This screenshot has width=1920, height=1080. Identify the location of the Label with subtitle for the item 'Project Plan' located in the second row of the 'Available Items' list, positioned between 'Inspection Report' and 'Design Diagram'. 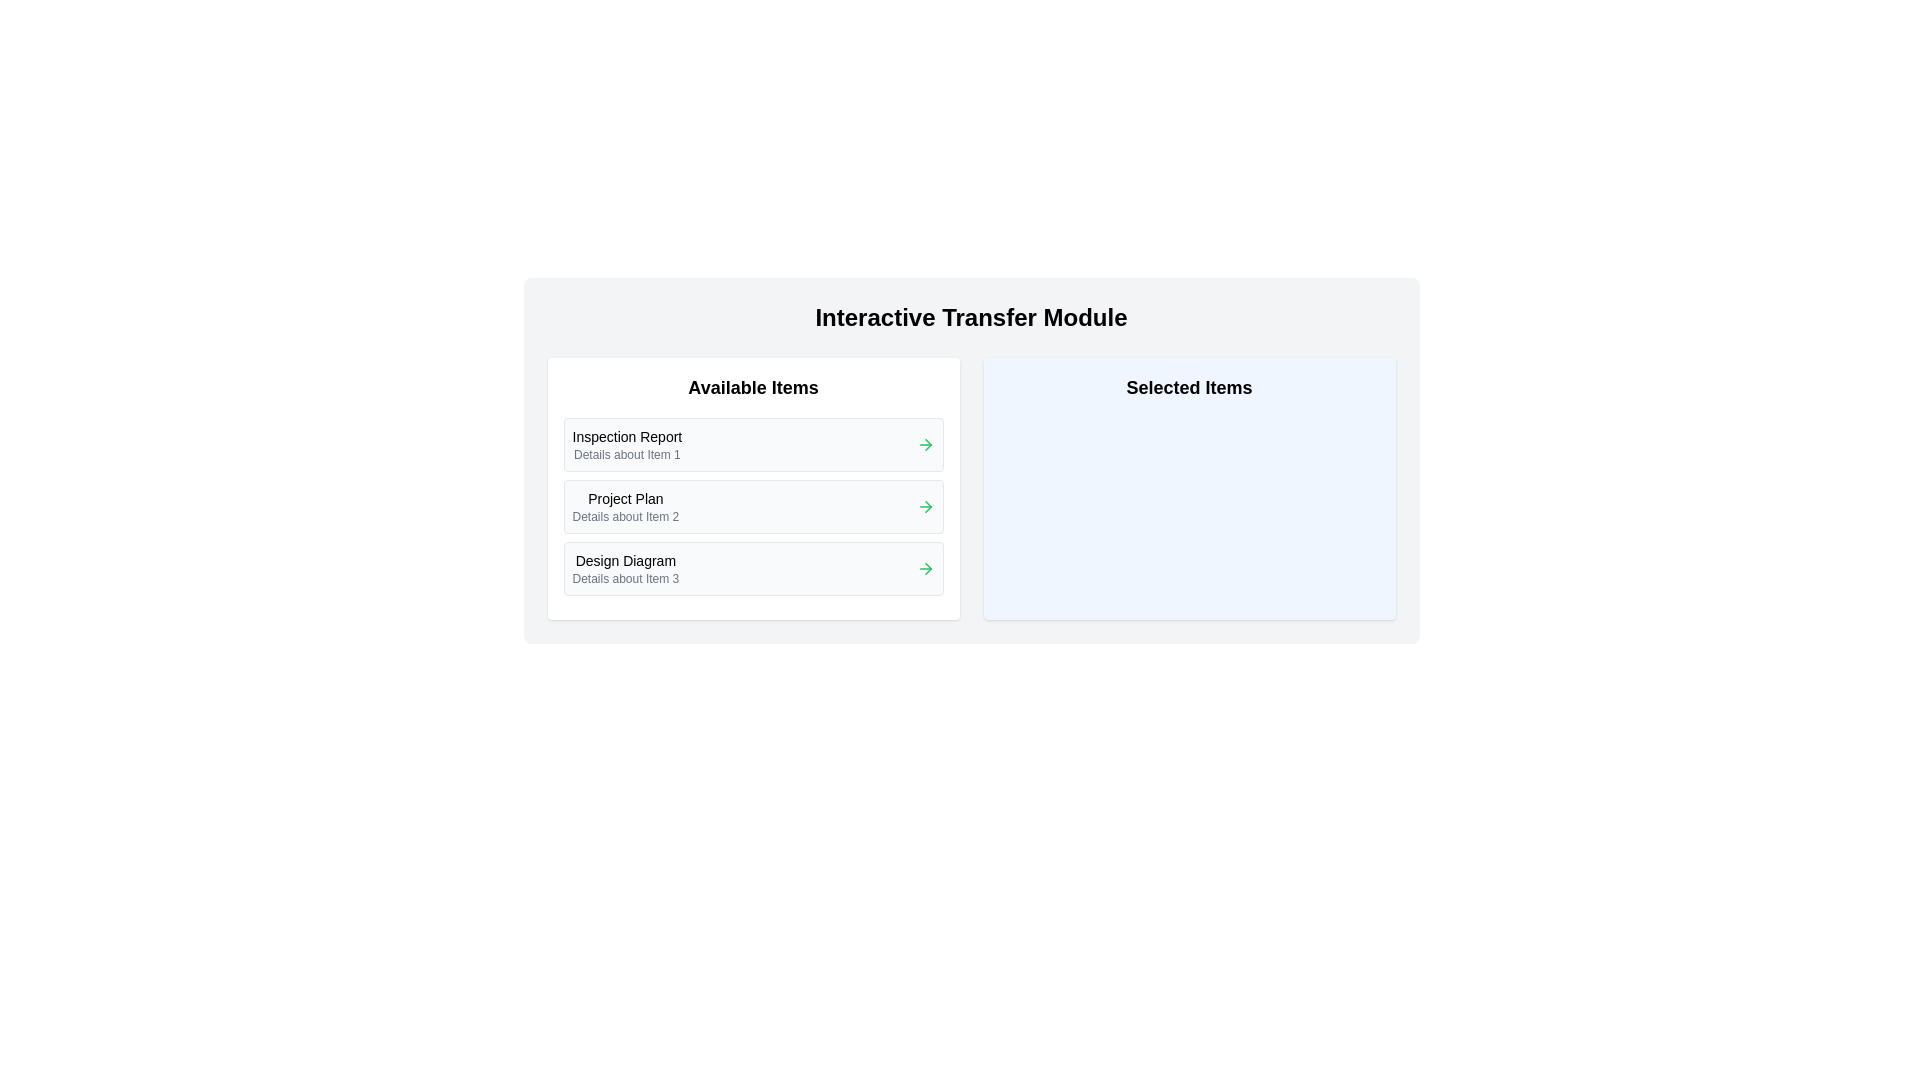
(624, 505).